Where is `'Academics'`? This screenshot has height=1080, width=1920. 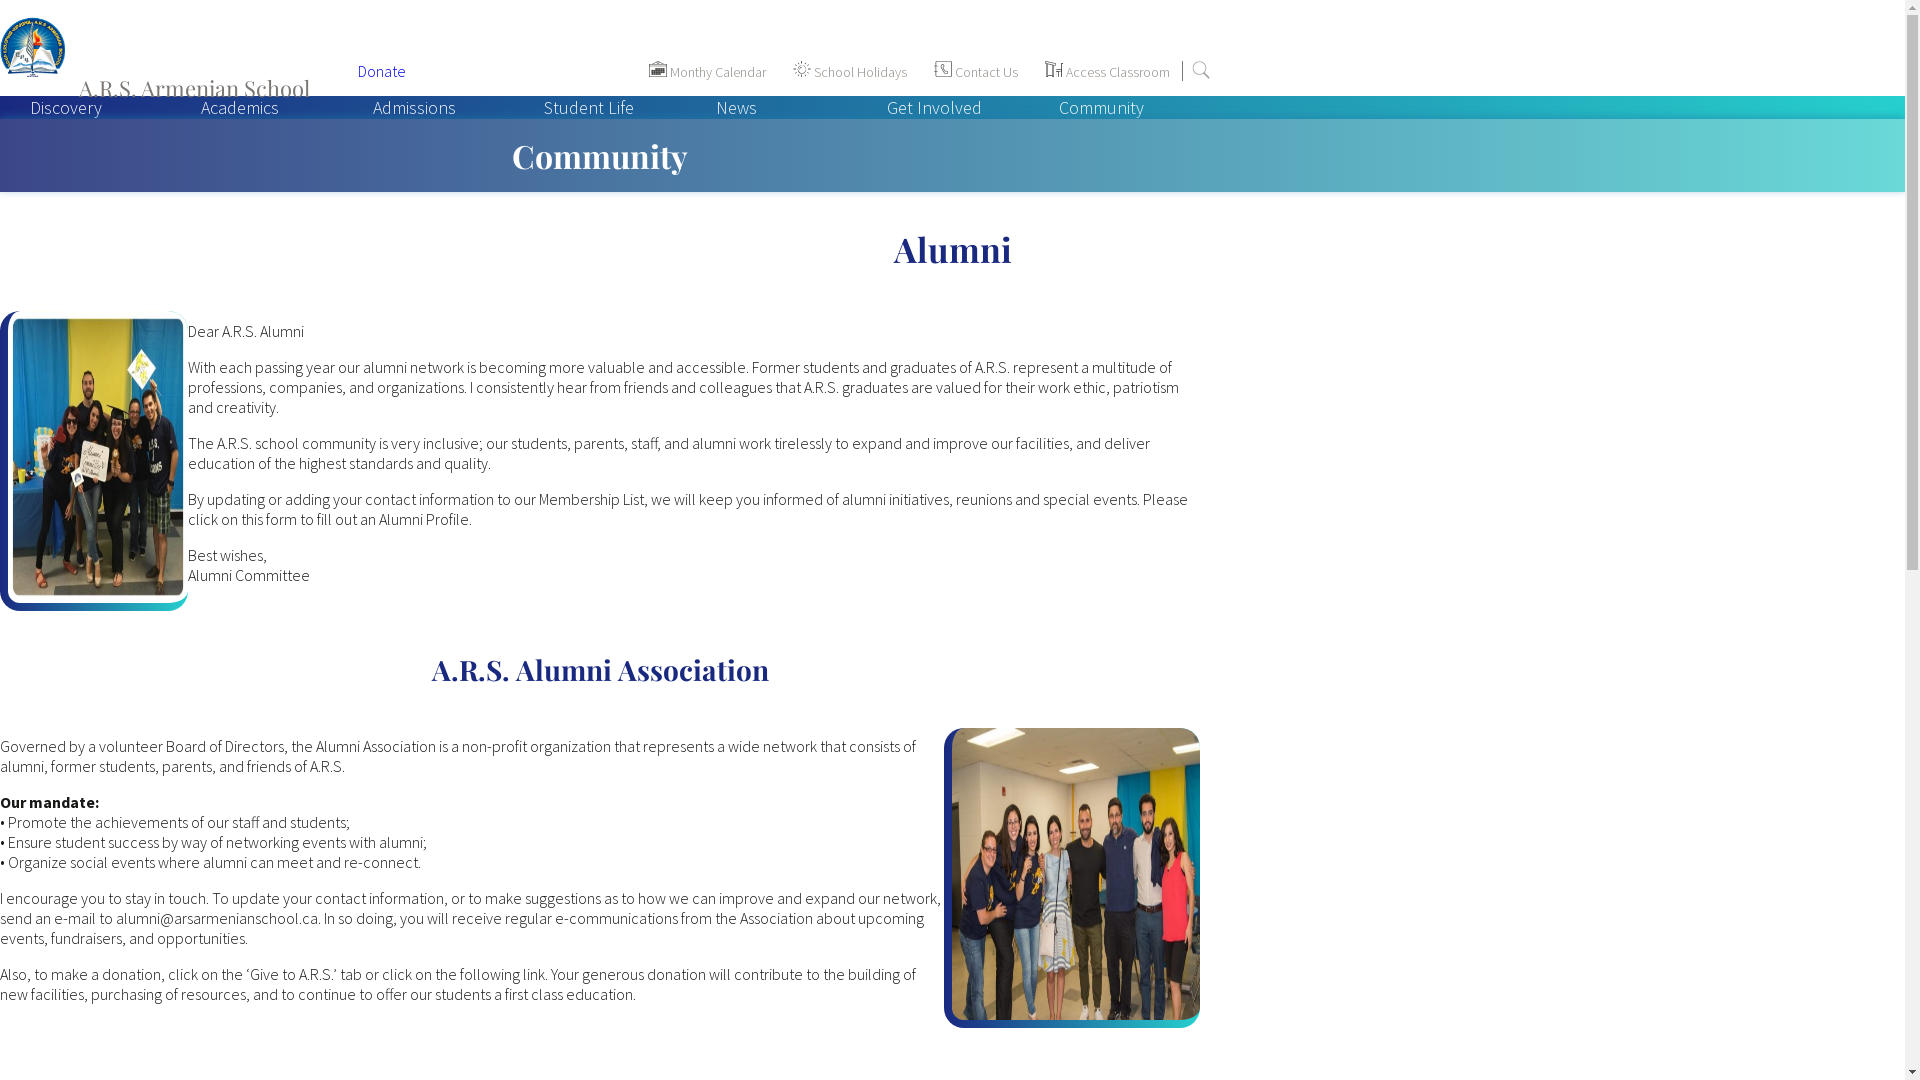 'Academics' is located at coordinates (240, 107).